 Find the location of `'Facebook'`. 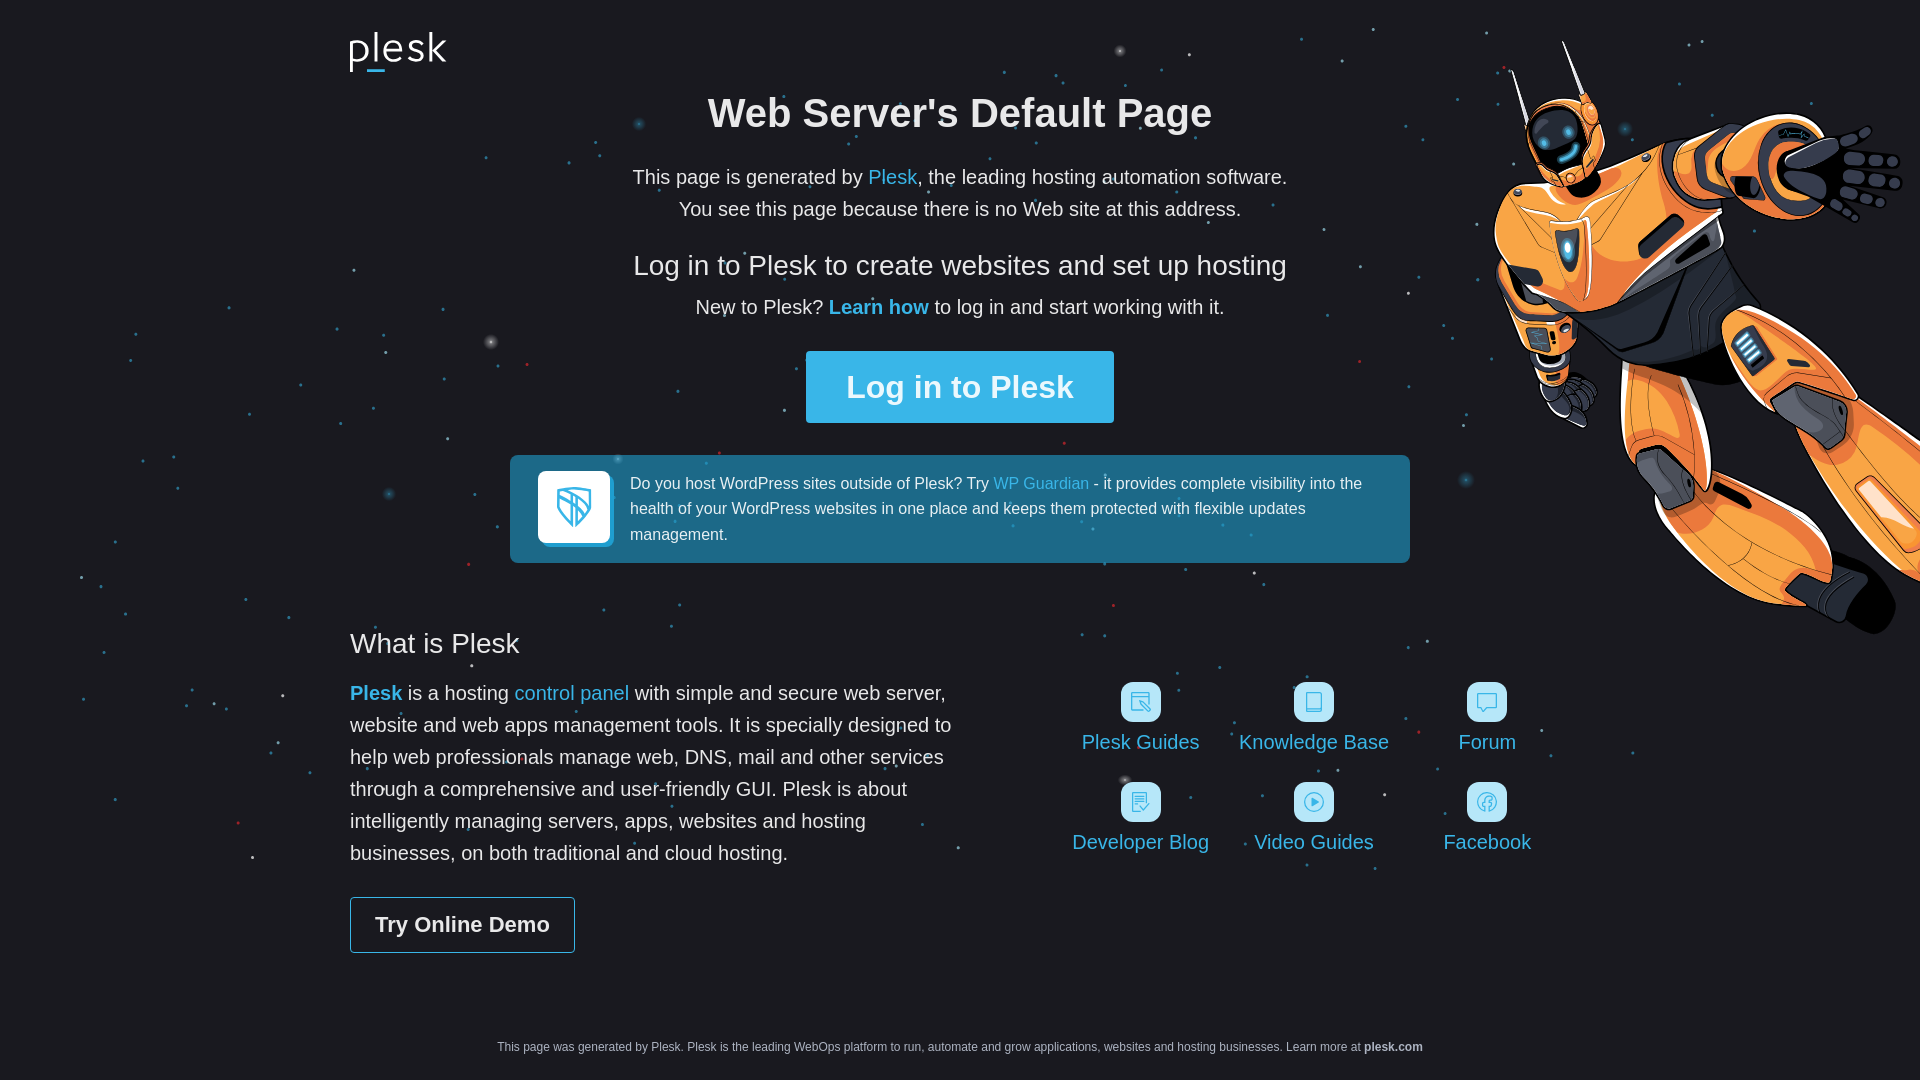

'Facebook' is located at coordinates (1404, 817).